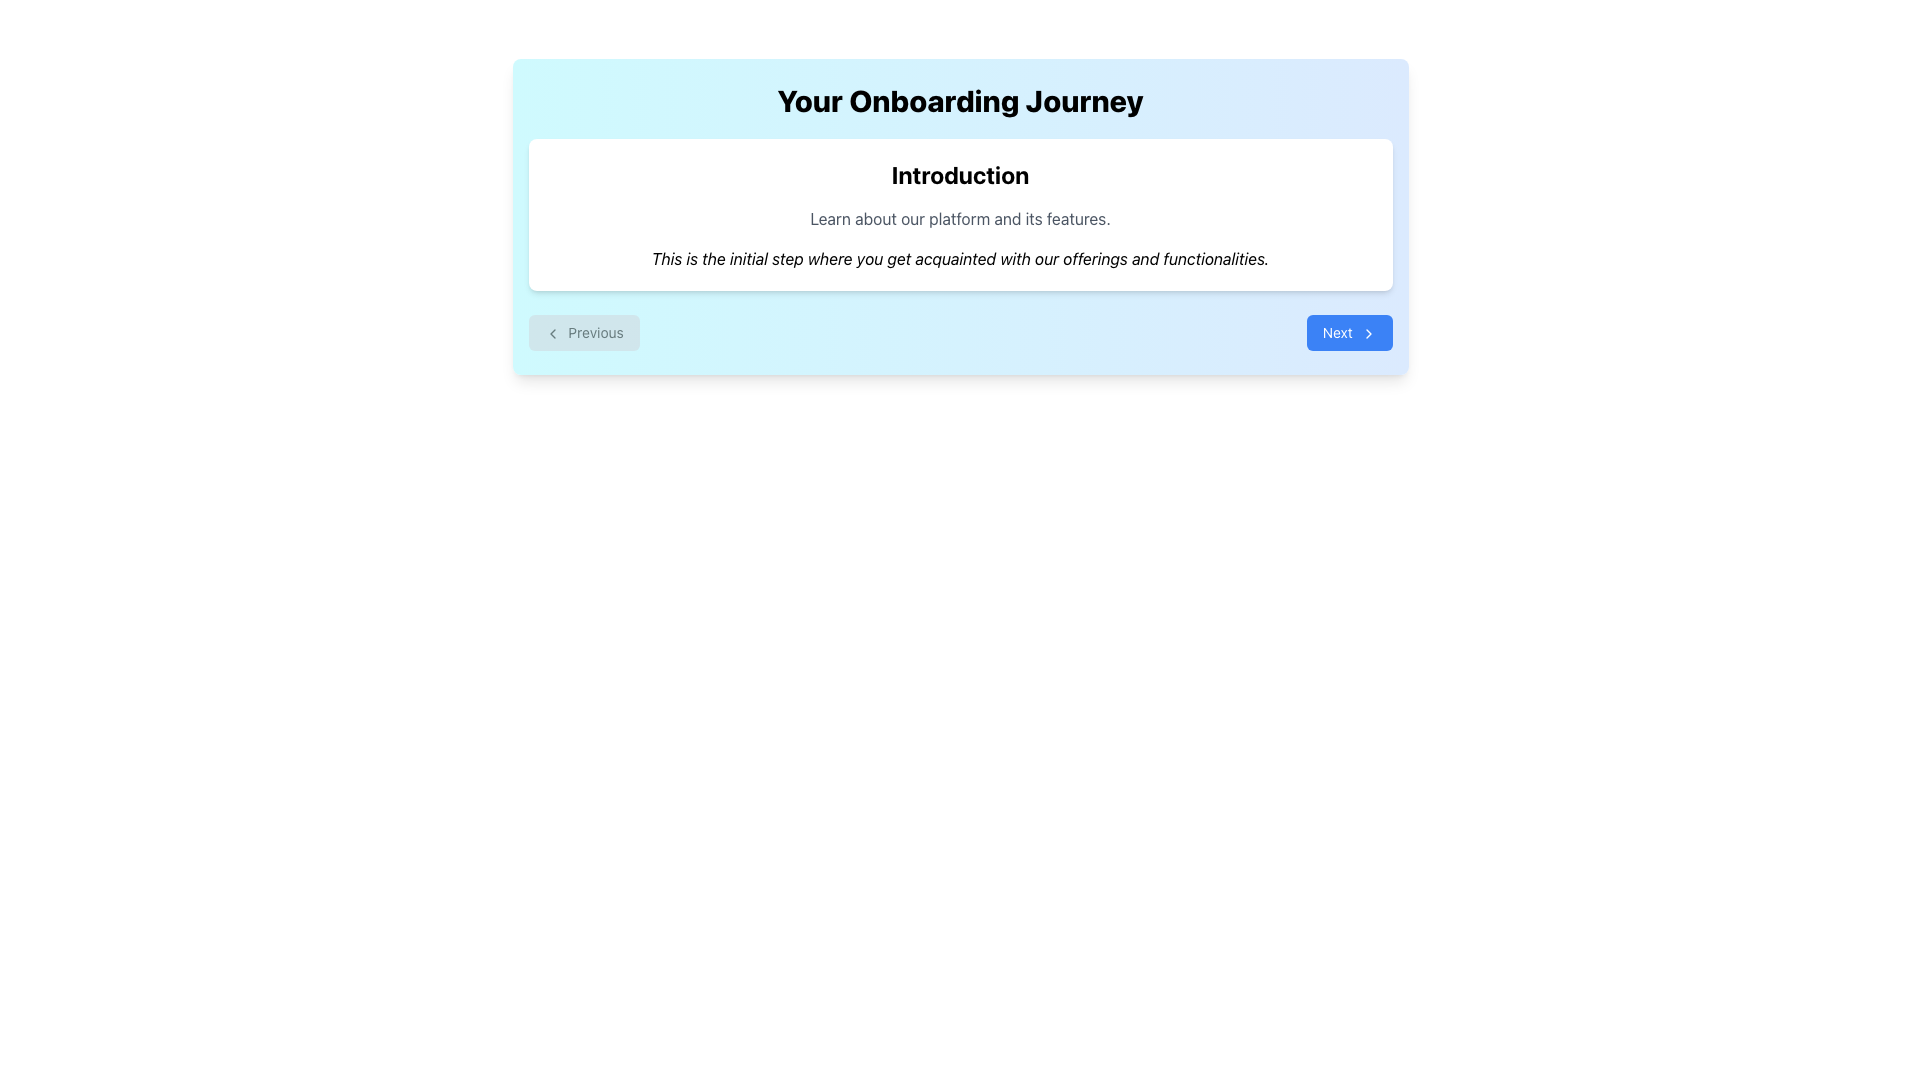 This screenshot has height=1080, width=1920. What do you see at coordinates (960, 173) in the screenshot?
I see `the heading that introduces the section about the platform and its features` at bounding box center [960, 173].